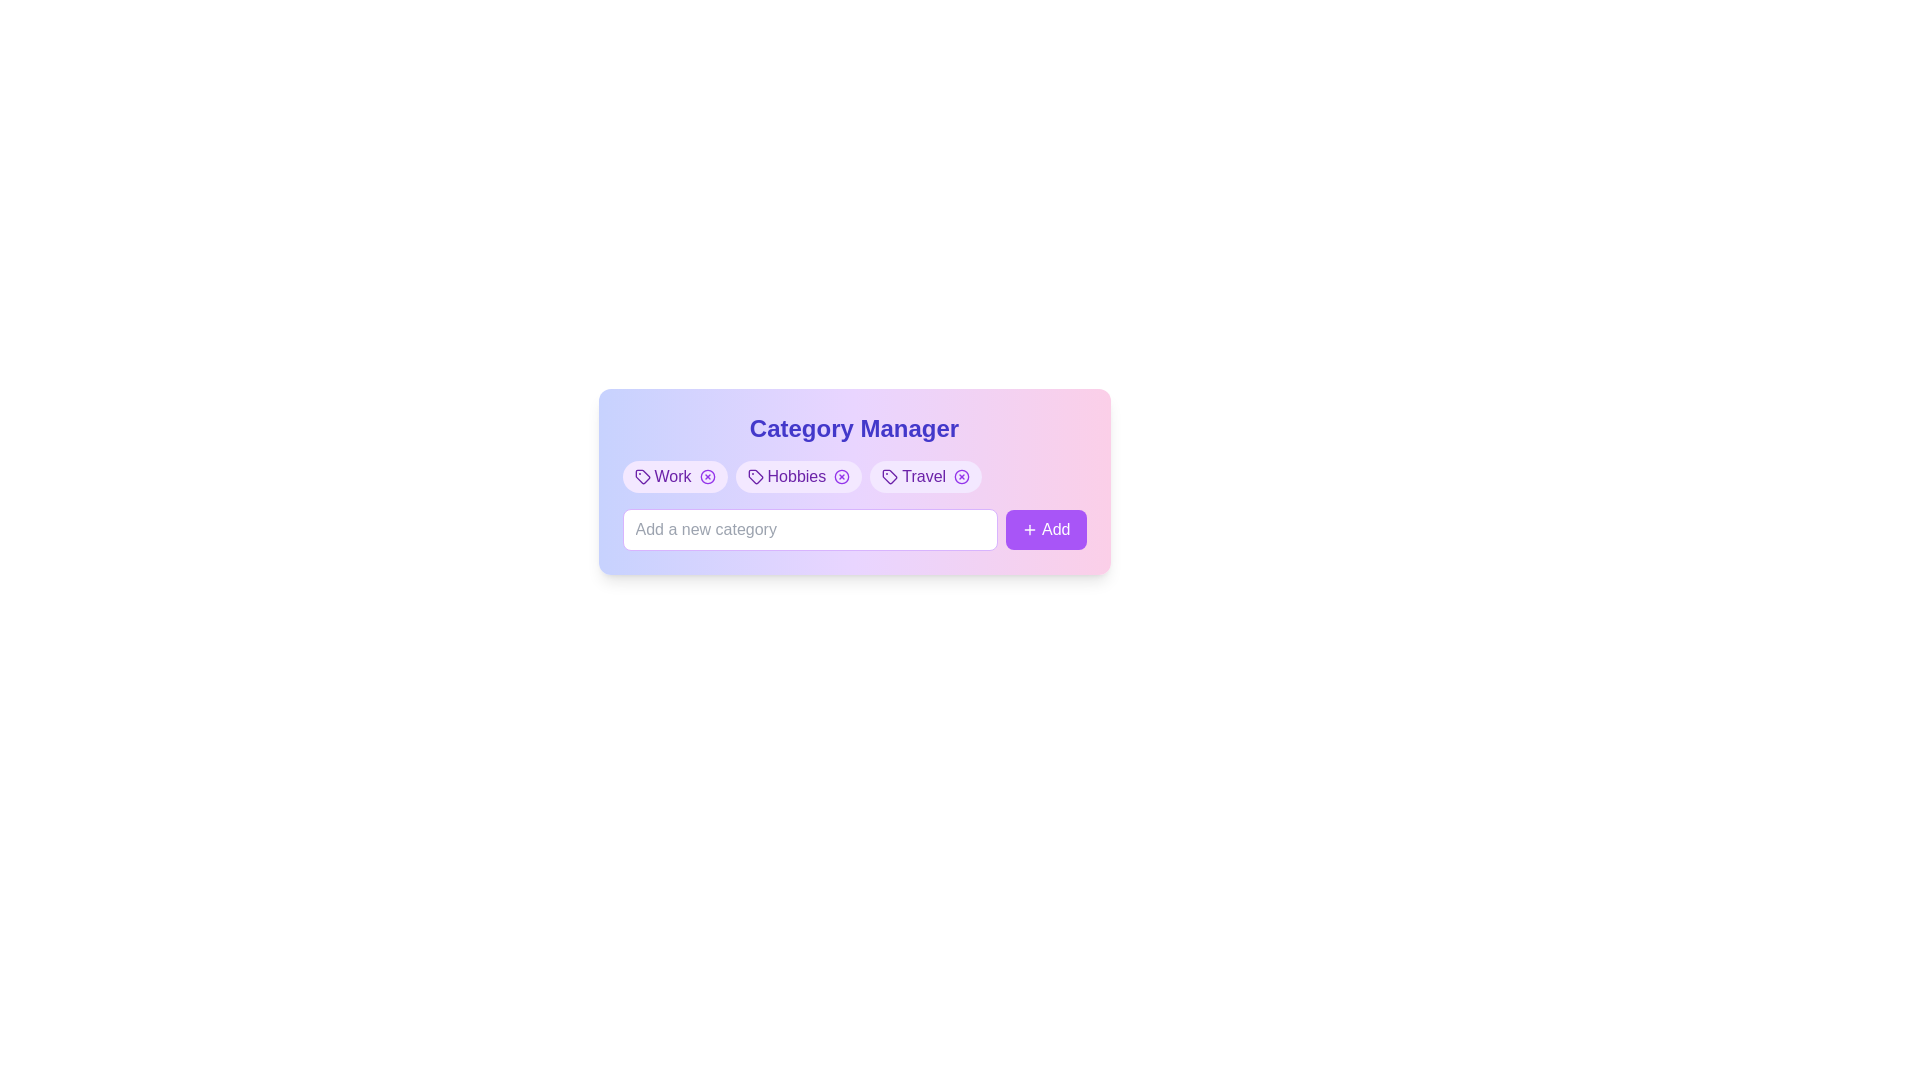 This screenshot has height=1080, width=1920. I want to click on the decorative icon representing the 'Hobbies' category, which is positioned to the left of the label's text, so click(754, 477).